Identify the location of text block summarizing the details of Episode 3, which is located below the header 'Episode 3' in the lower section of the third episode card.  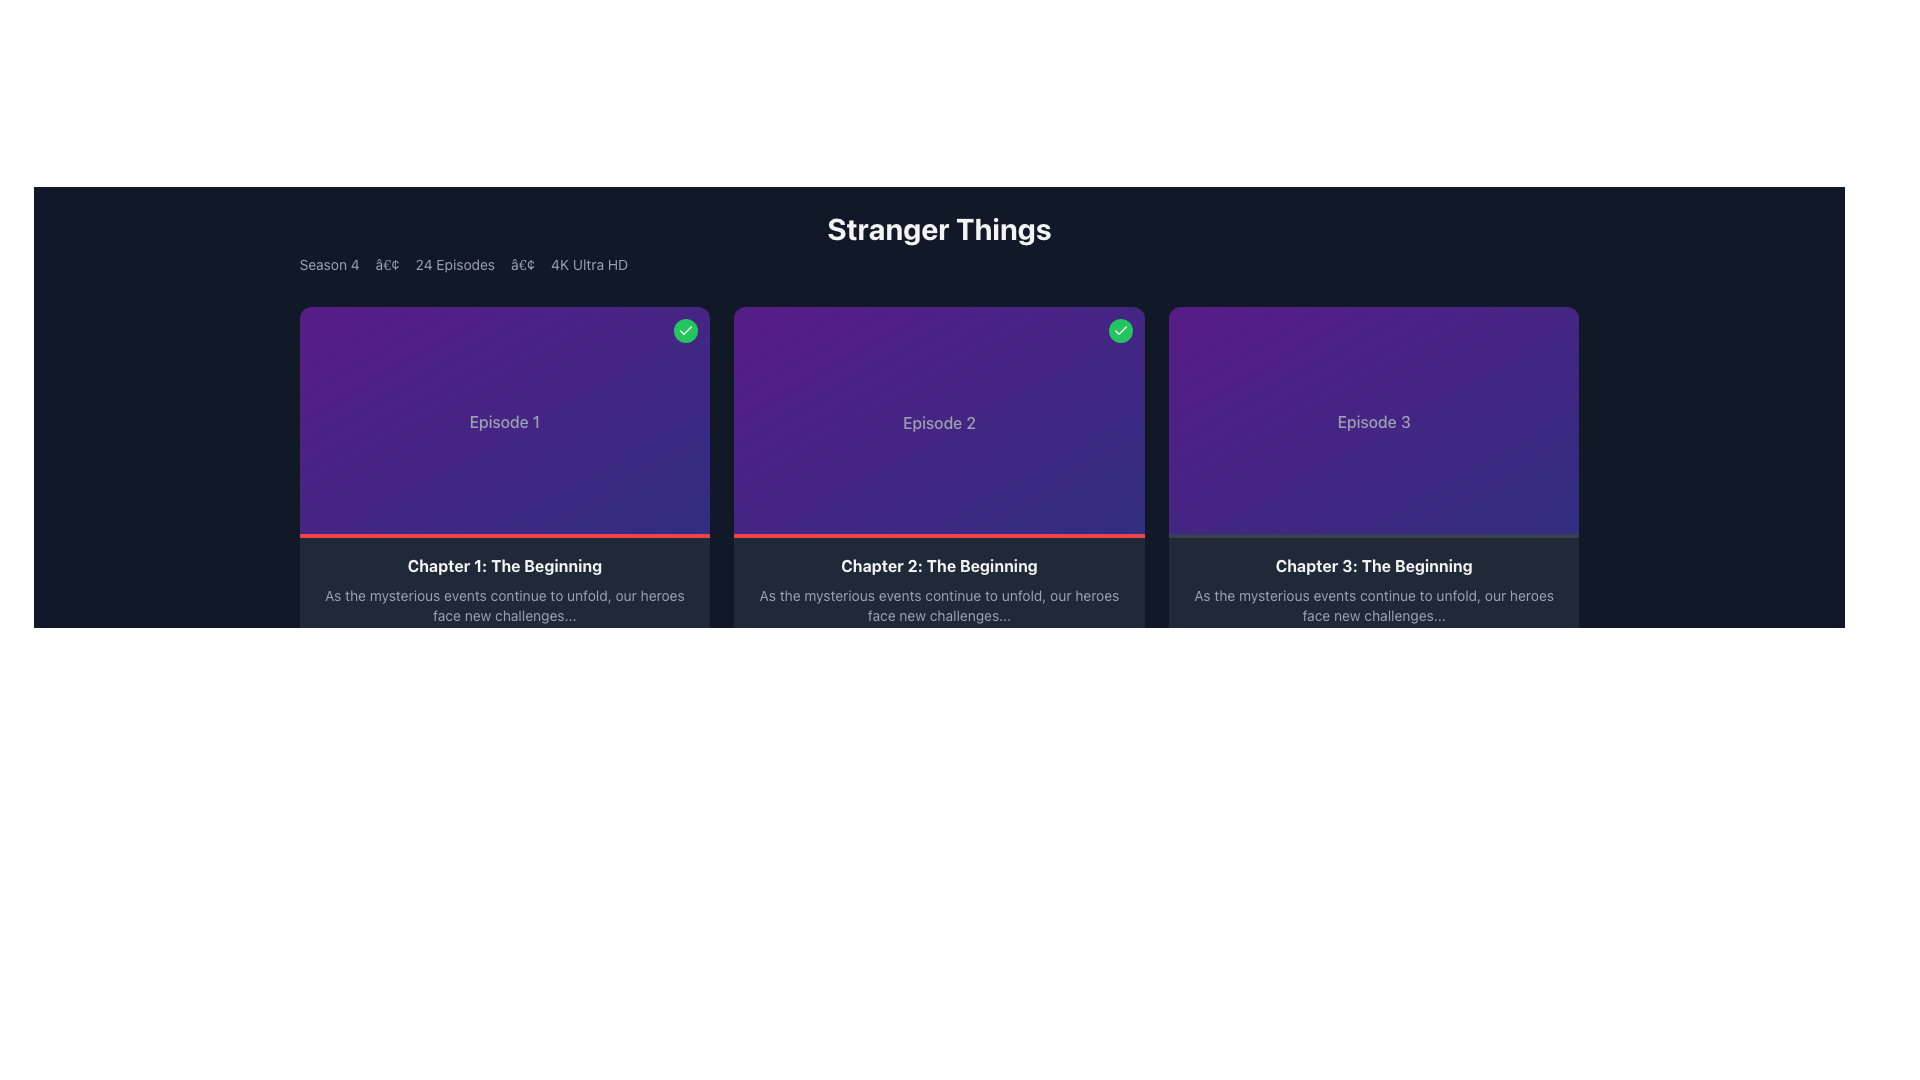
(1373, 612).